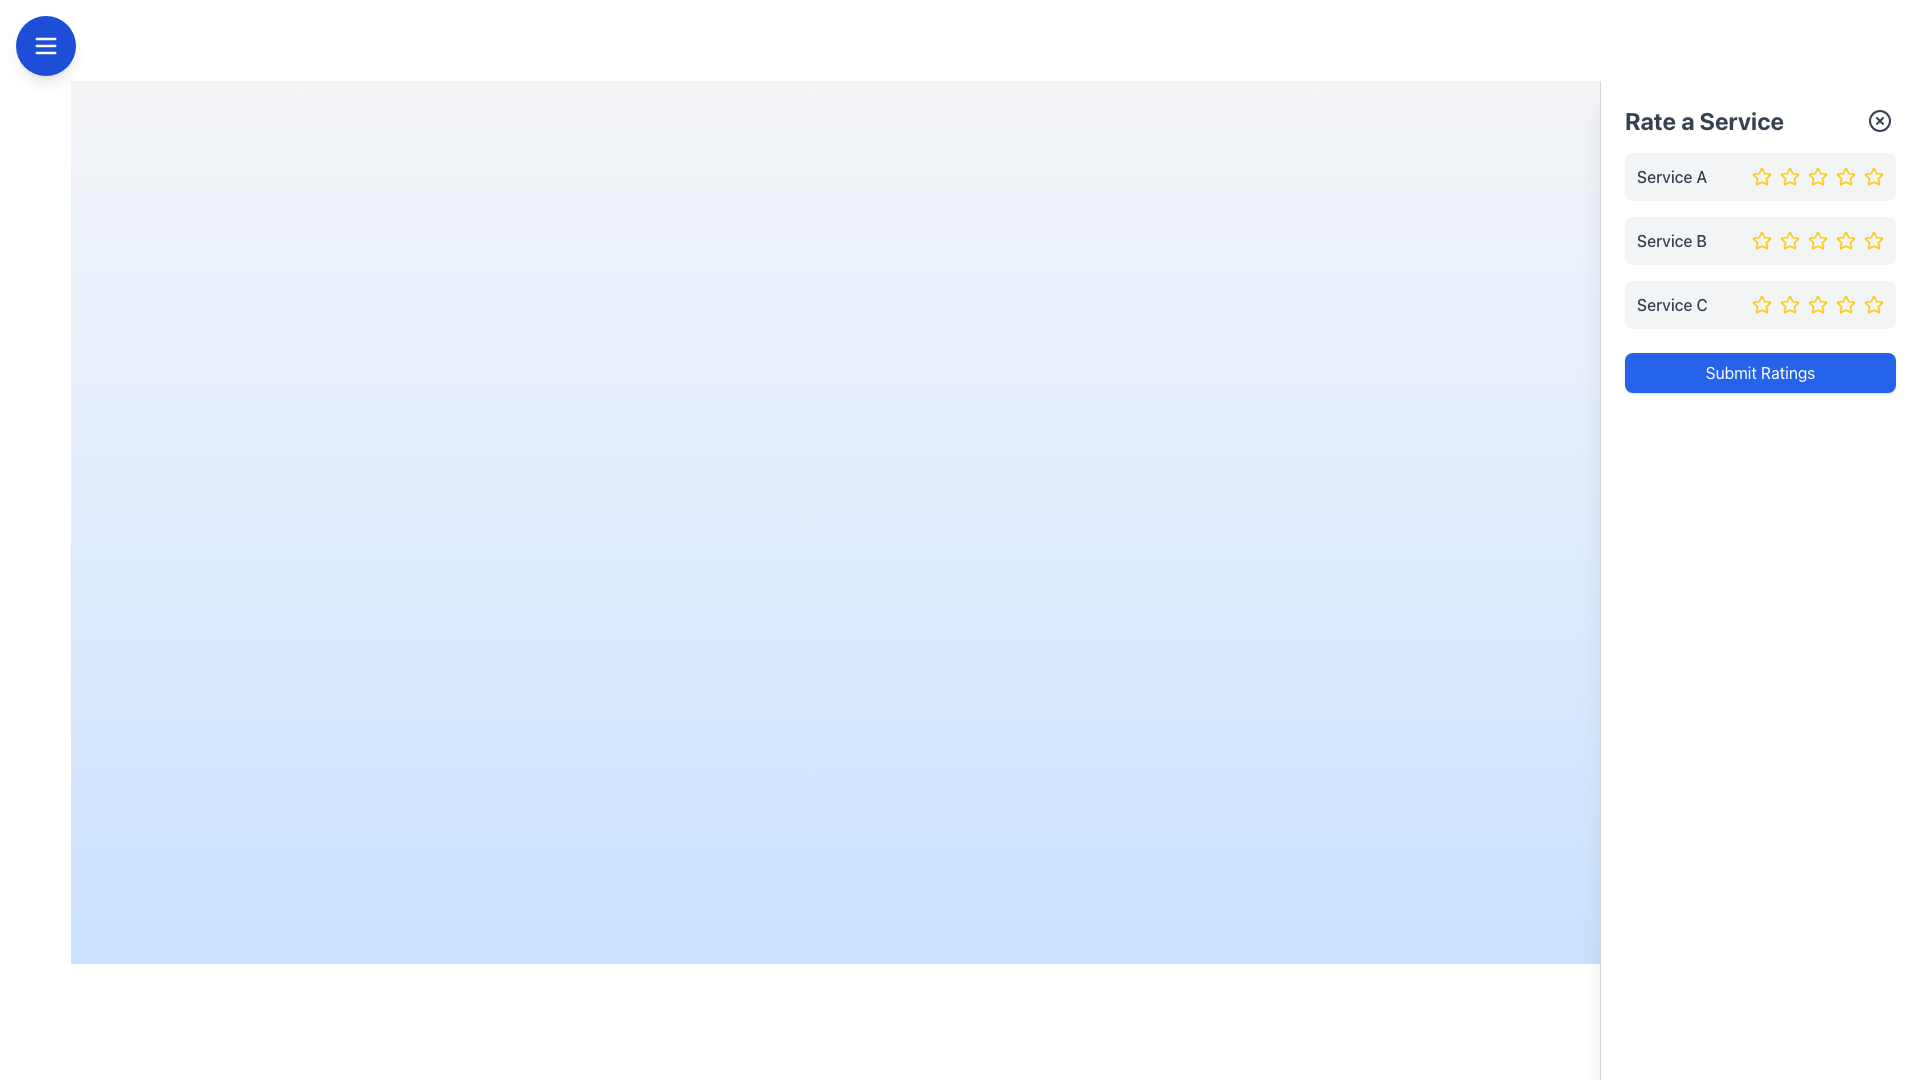 This screenshot has width=1920, height=1080. I want to click on the second star icon for 'Service B' in the 'Rate a Service' section, so click(1790, 239).